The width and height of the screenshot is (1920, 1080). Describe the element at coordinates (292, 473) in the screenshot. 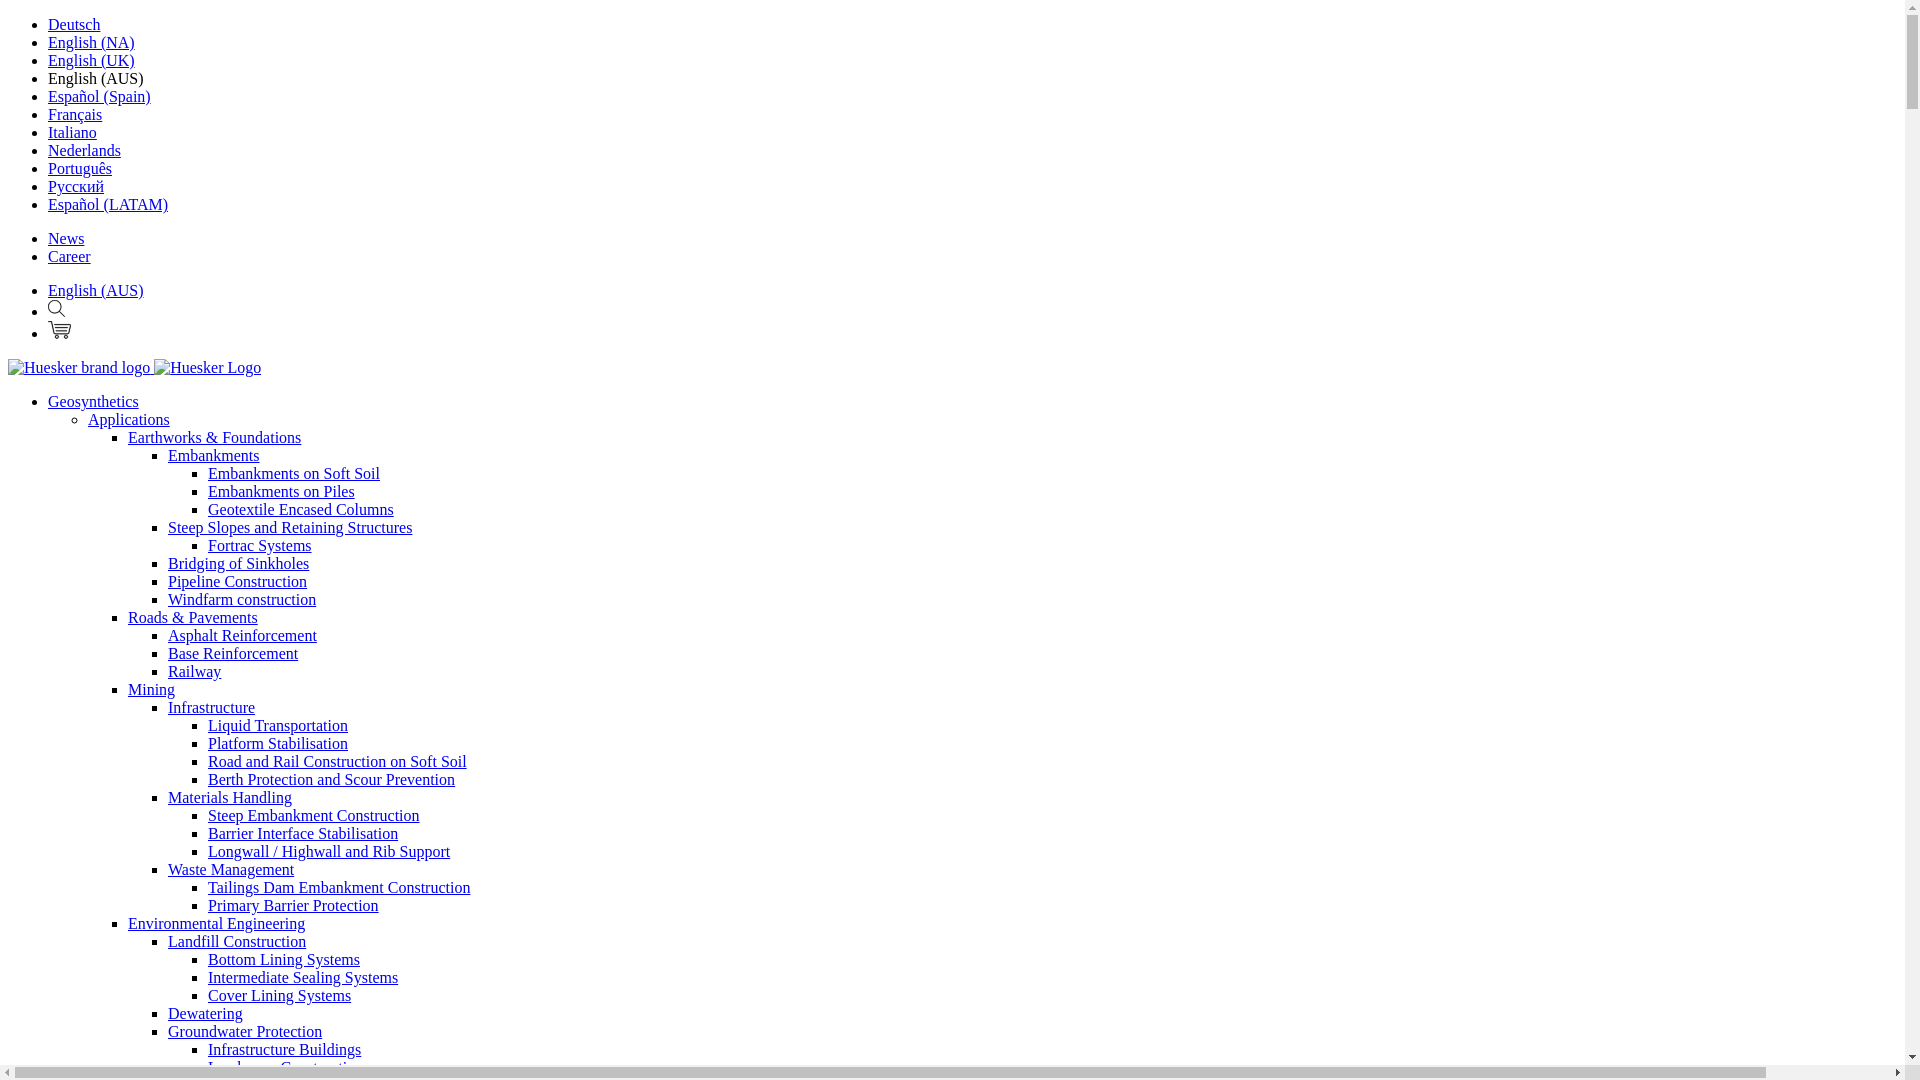

I see `'Embankments on Soft Soil'` at that location.